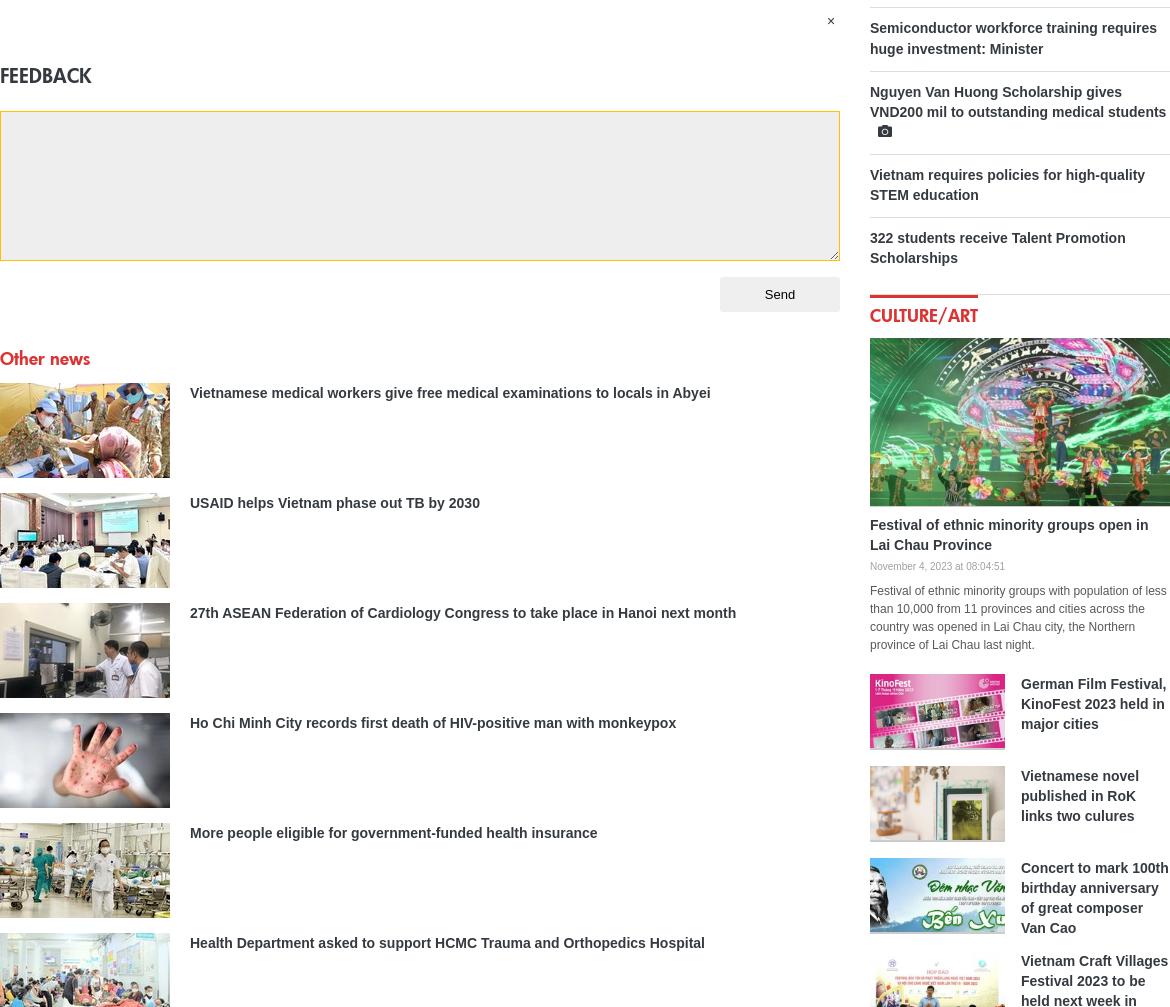 The width and height of the screenshot is (1170, 1007). What do you see at coordinates (189, 392) in the screenshot?
I see `'Vietnamese medical workers give free medical examinations to locals in Abyei'` at bounding box center [189, 392].